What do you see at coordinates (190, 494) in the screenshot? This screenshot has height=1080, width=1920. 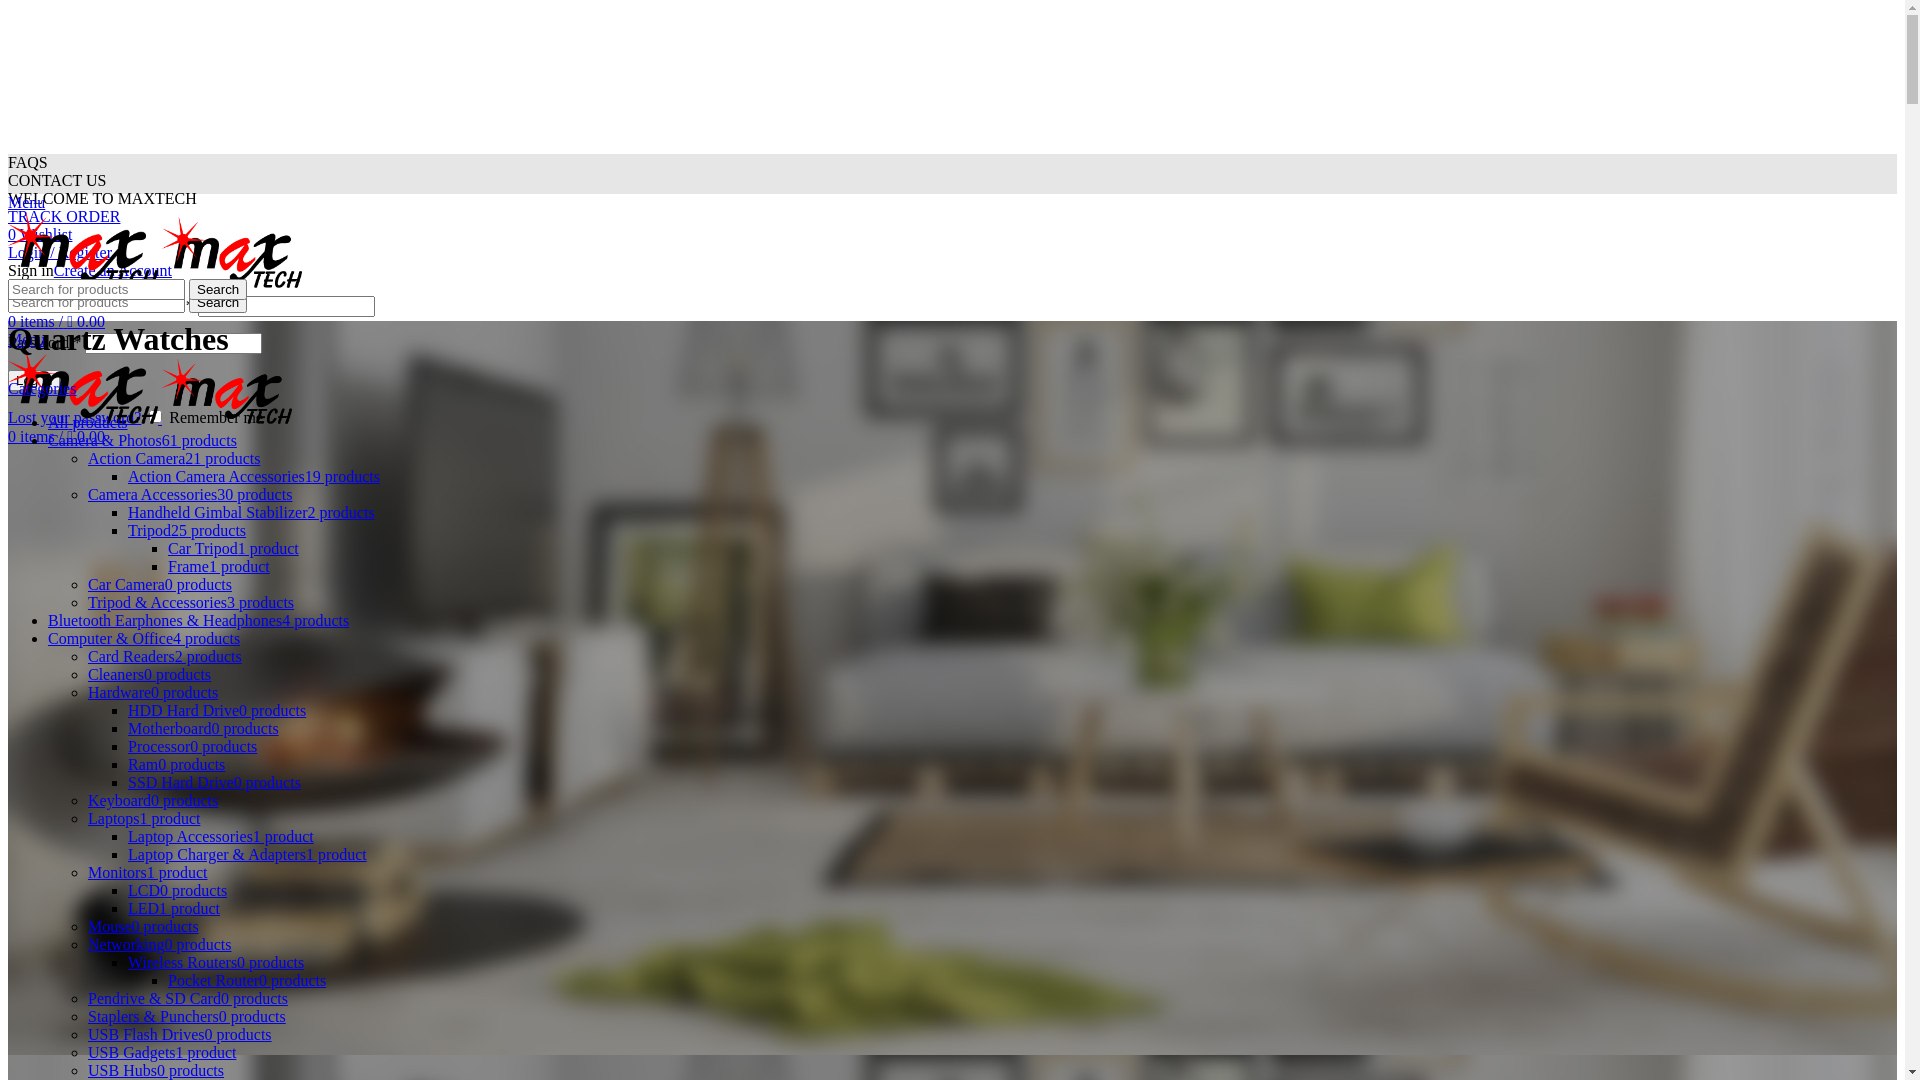 I see `'Camera Accessories30 products'` at bounding box center [190, 494].